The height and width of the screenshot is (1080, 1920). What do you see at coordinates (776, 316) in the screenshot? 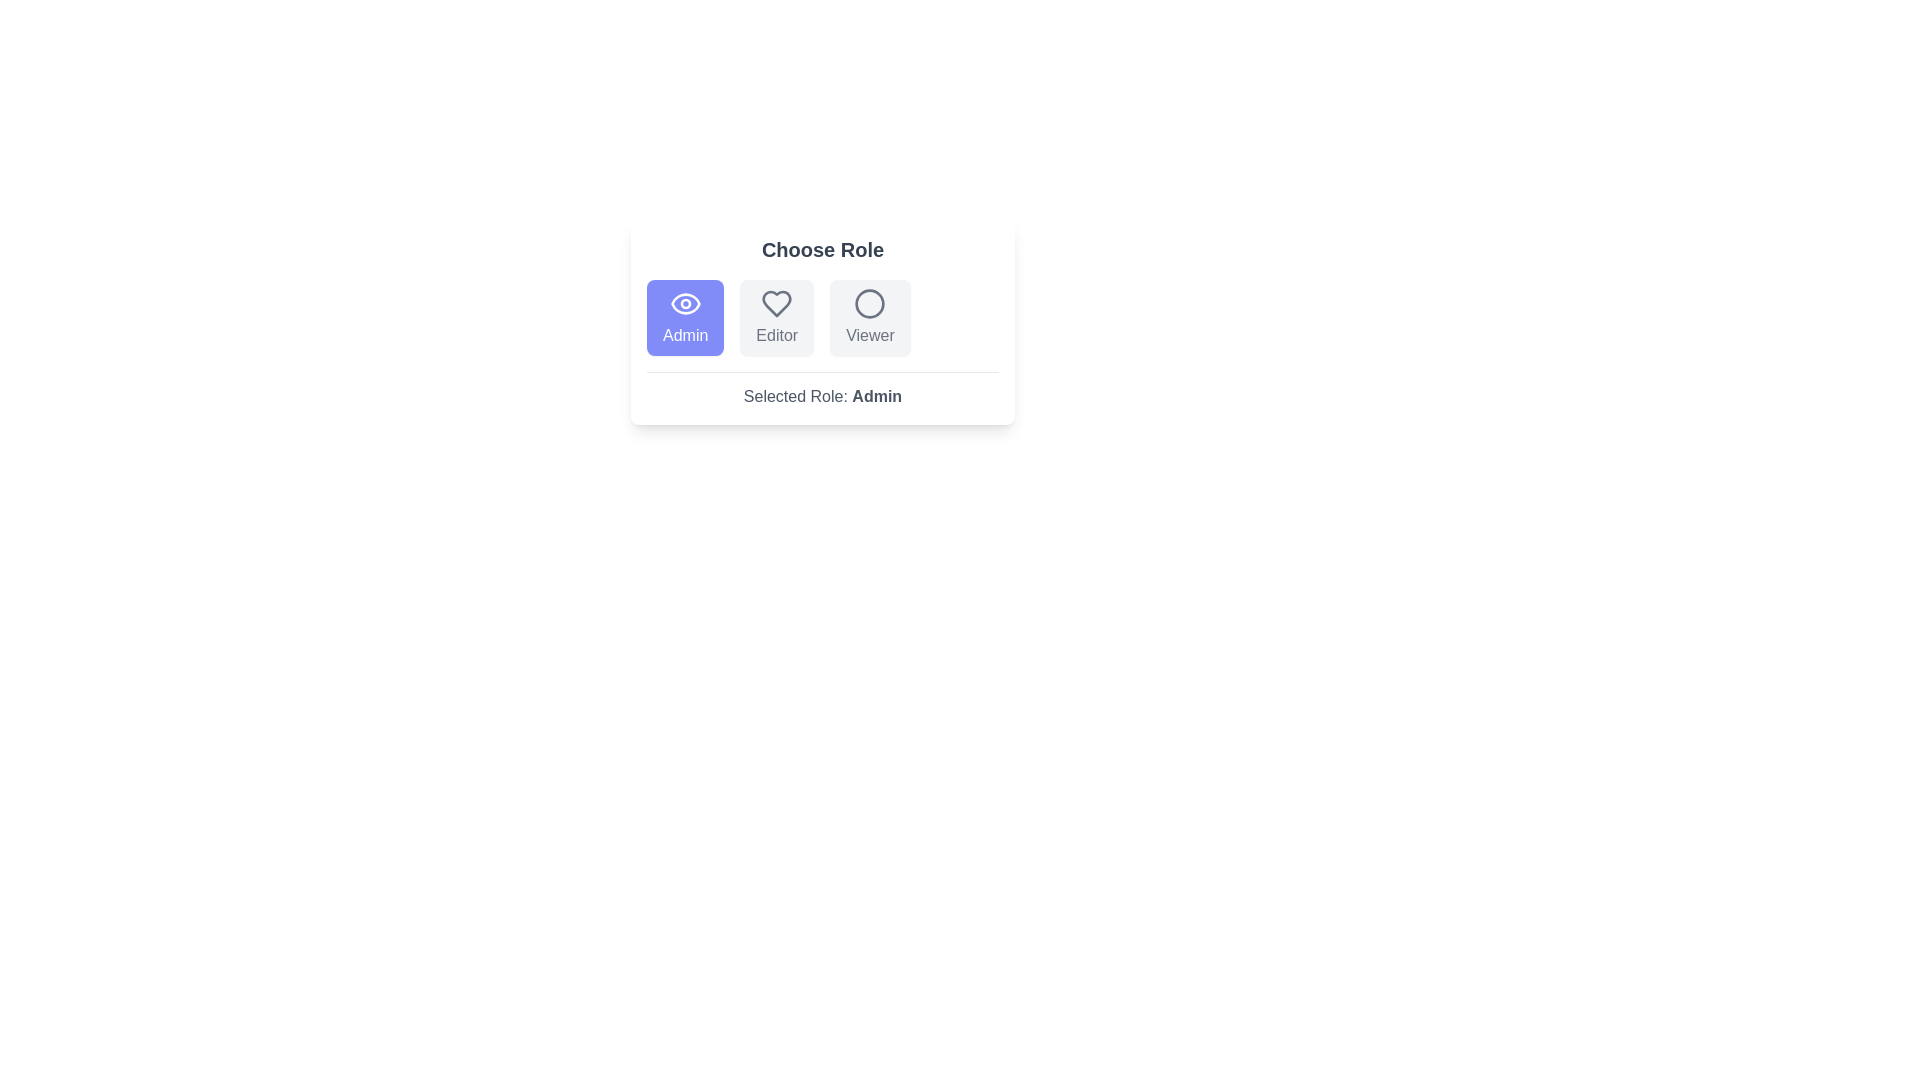
I see `the 'Editor' role button, which is the second button in a group of three options` at bounding box center [776, 316].